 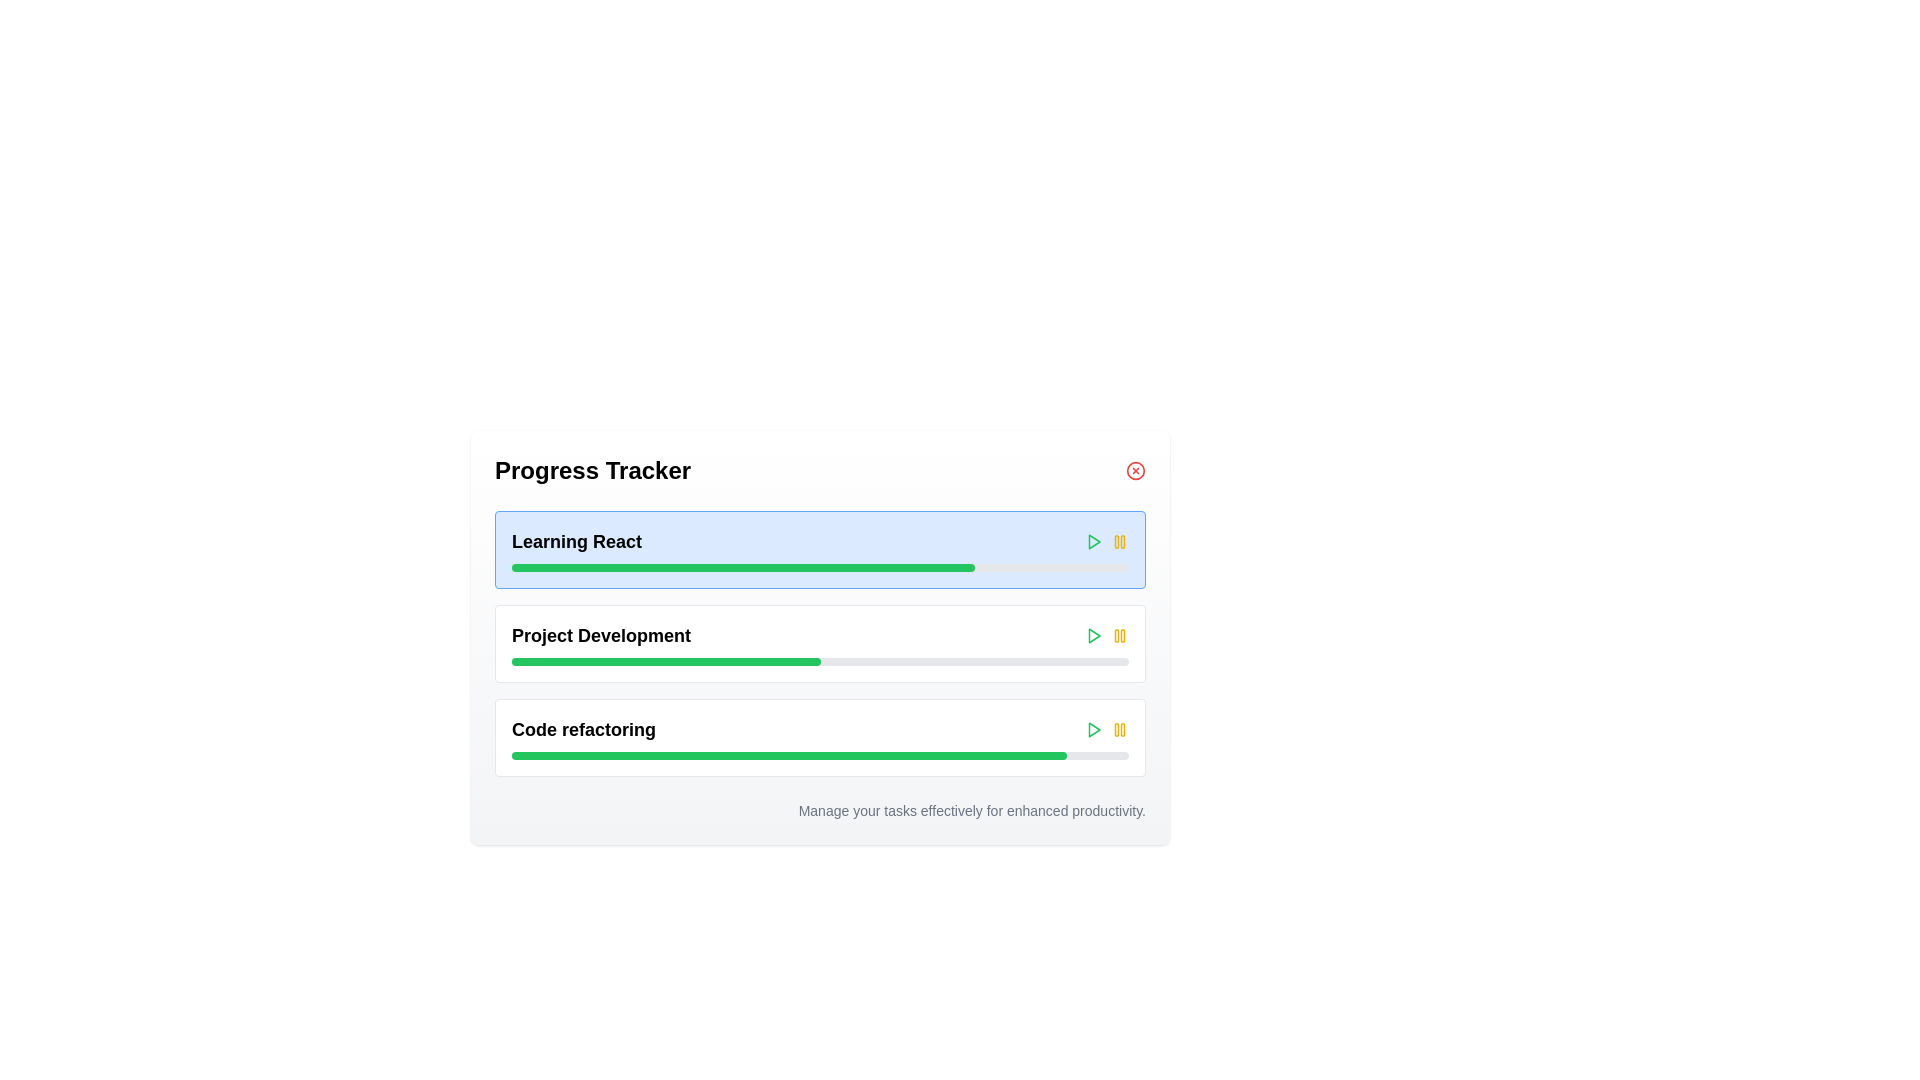 What do you see at coordinates (600, 636) in the screenshot?
I see `the label for the progress item in the Progress Tracker, which is the second item in the vertically stacked list, located between 'Learning React' and 'Code refactoring'` at bounding box center [600, 636].